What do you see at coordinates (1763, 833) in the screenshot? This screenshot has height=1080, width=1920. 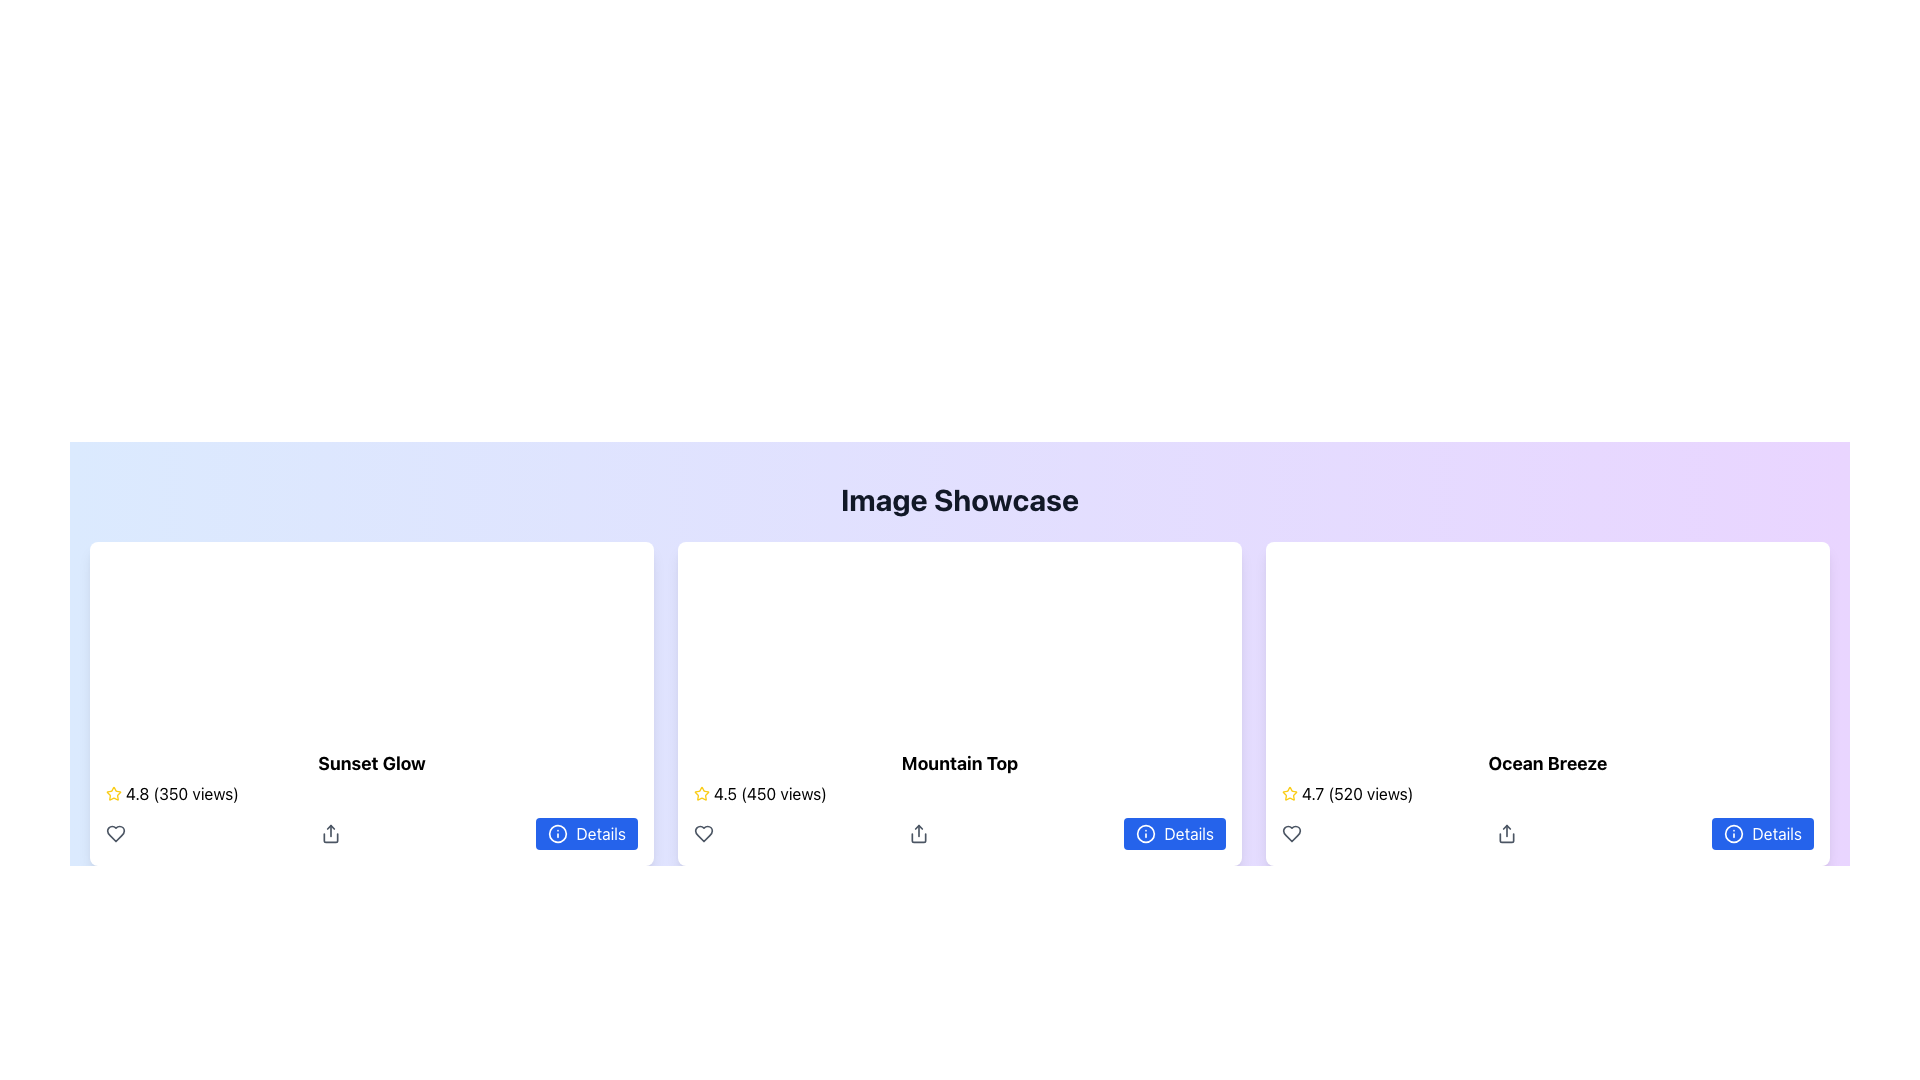 I see `the 'Details' button with a blue background and white text at the bottom-right corner of the 'Ocean Breeze' card` at bounding box center [1763, 833].